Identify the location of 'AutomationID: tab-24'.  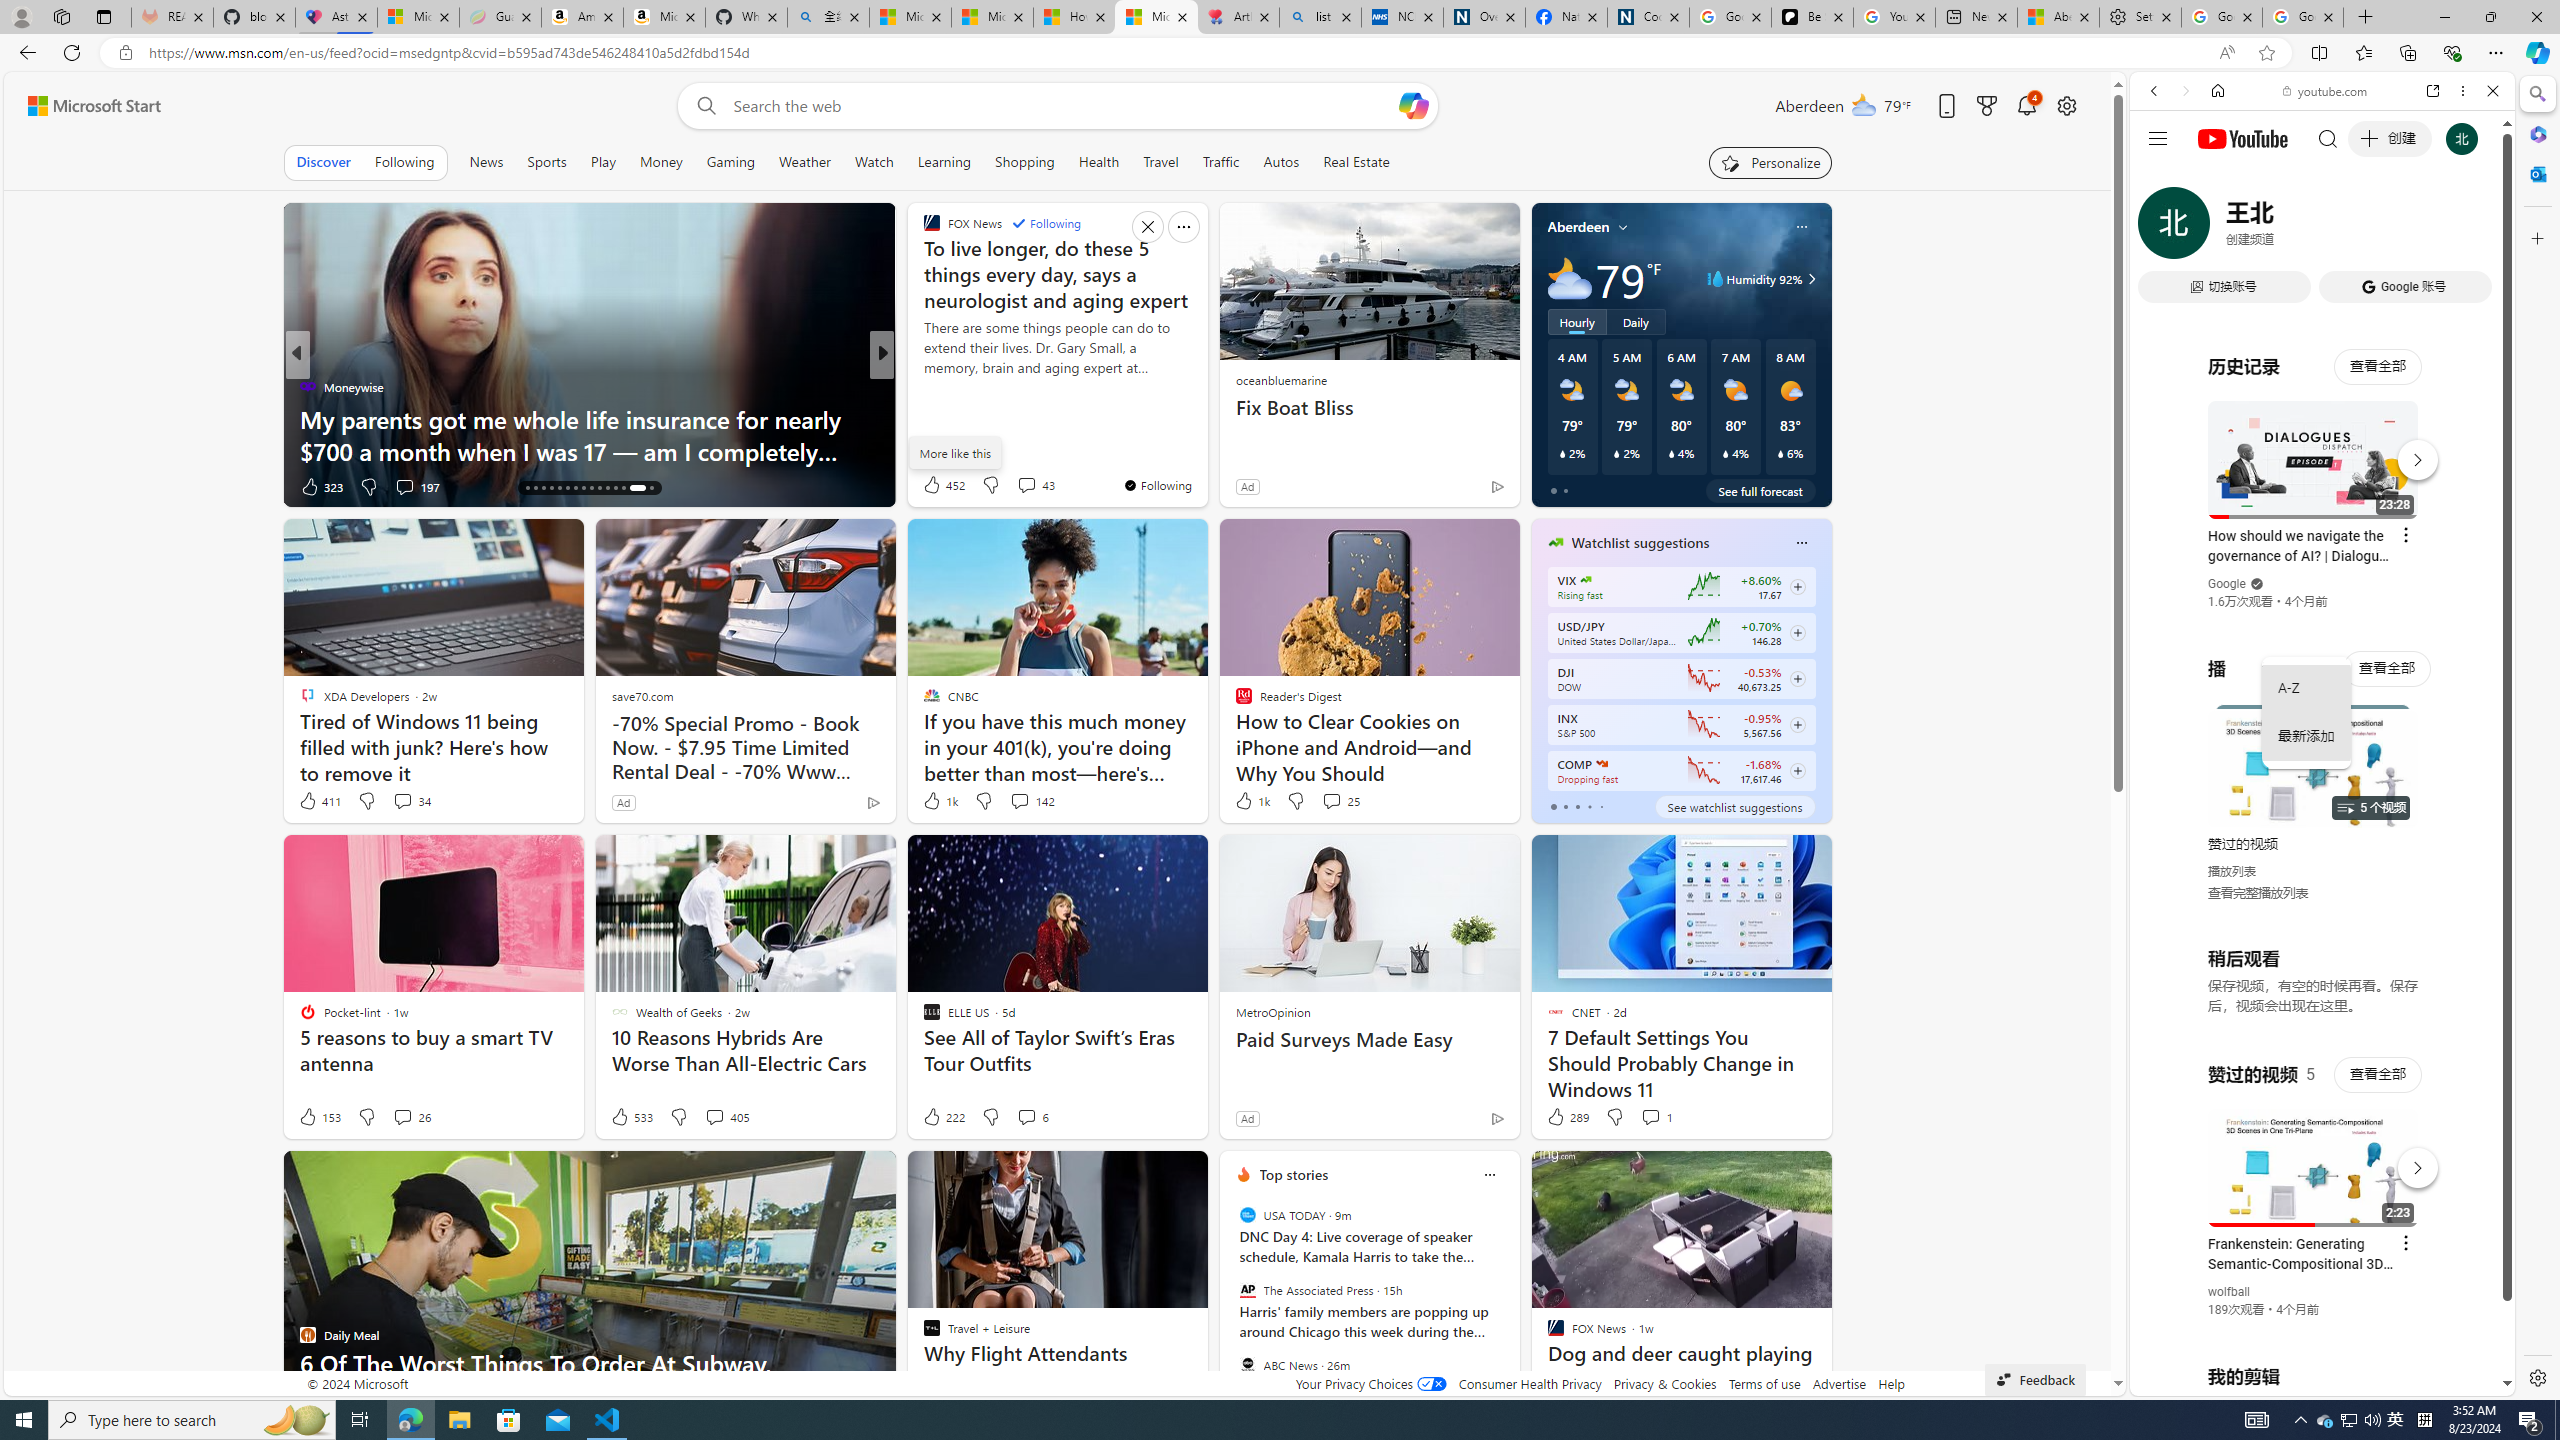
(591, 487).